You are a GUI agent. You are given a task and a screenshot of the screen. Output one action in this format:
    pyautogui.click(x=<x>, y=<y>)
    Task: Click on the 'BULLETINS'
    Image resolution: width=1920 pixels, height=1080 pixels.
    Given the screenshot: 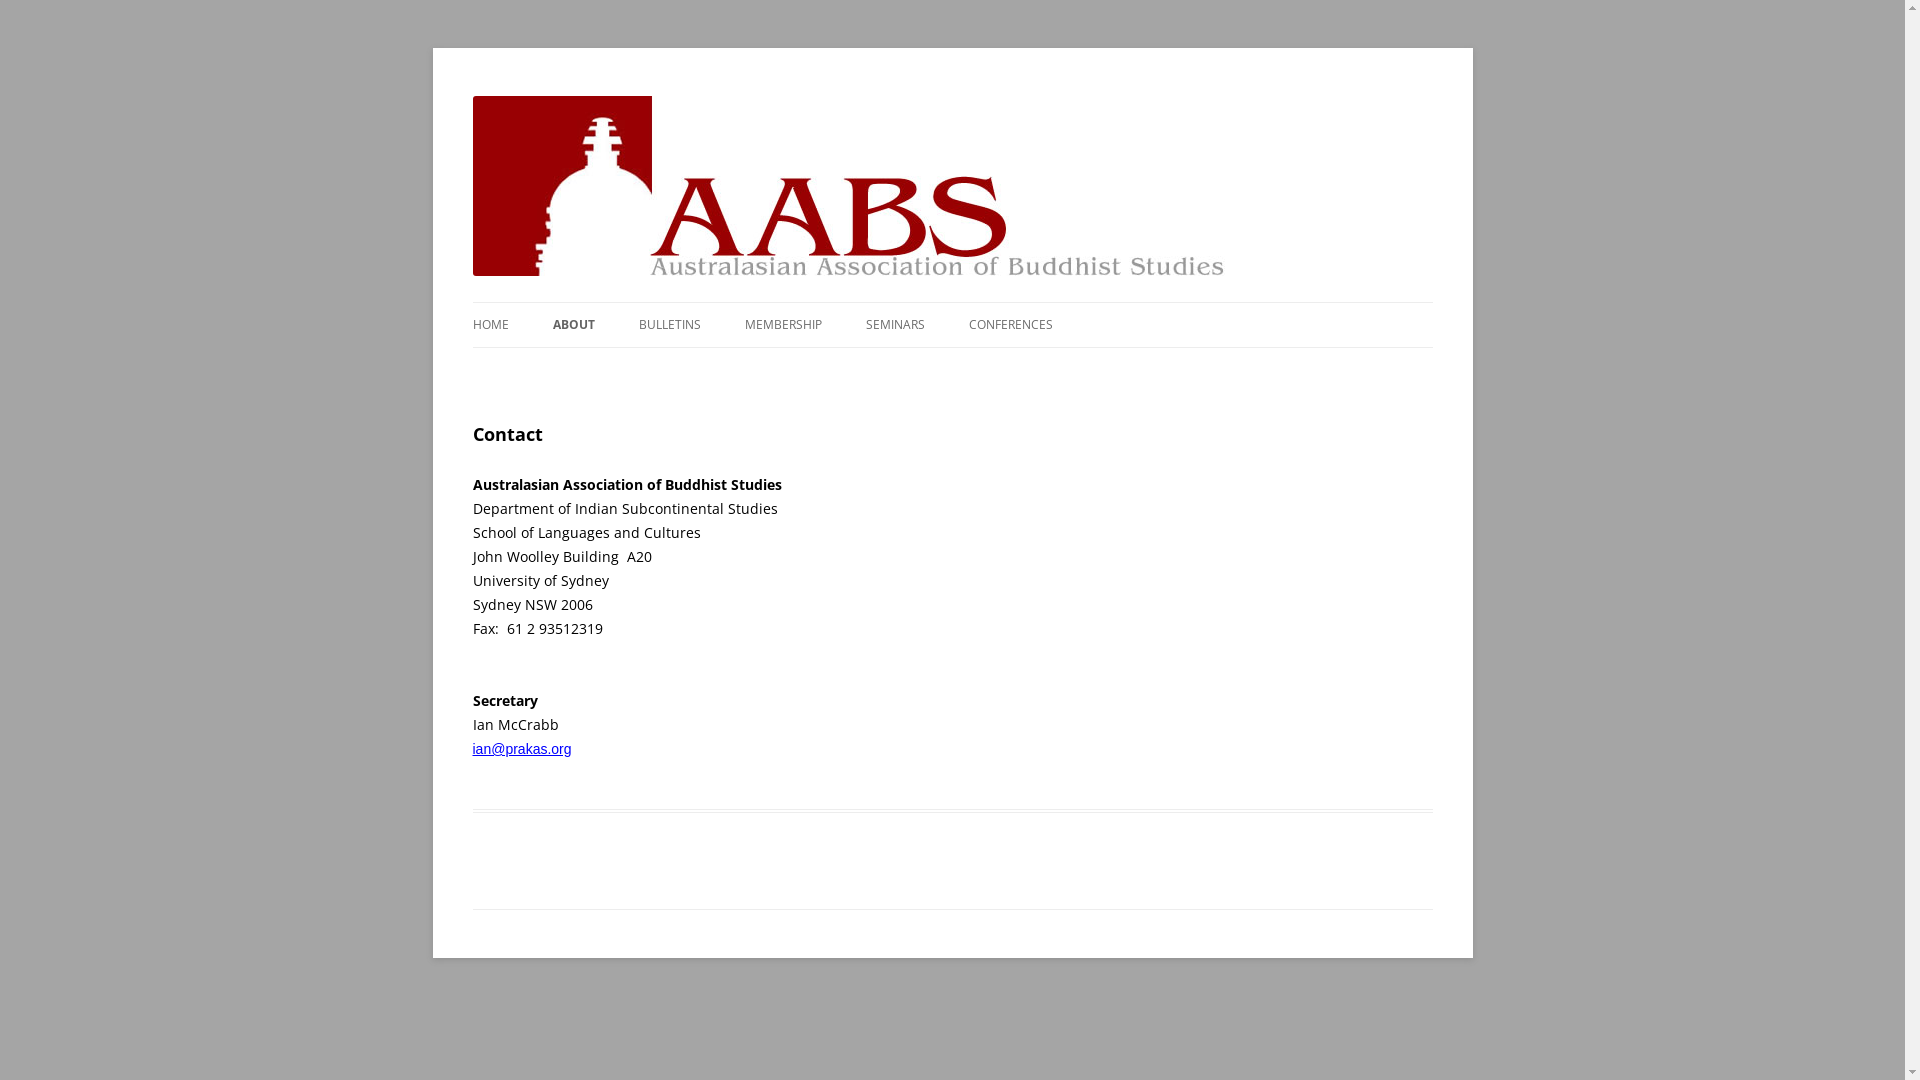 What is the action you would take?
    pyautogui.click(x=668, y=323)
    